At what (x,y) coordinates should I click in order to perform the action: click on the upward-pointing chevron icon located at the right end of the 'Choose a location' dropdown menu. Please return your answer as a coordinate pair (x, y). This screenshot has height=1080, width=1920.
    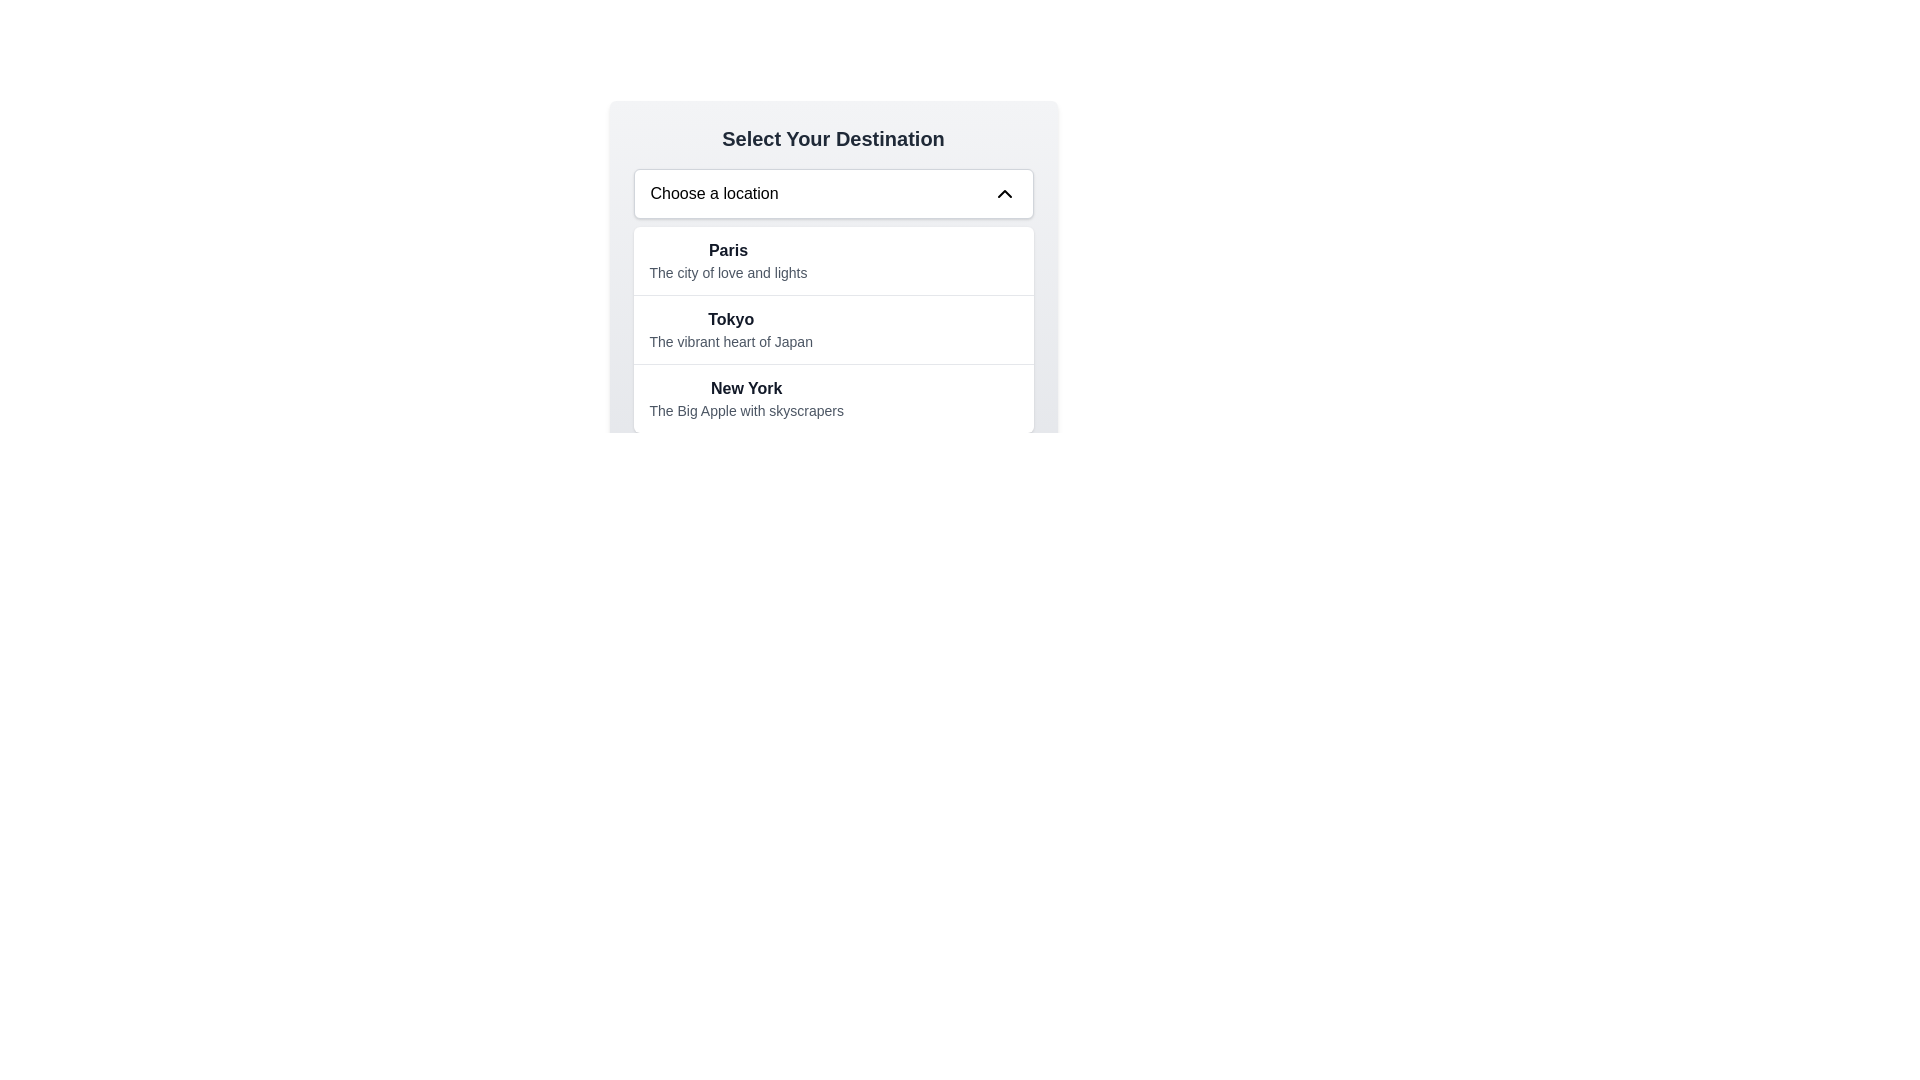
    Looking at the image, I should click on (1004, 193).